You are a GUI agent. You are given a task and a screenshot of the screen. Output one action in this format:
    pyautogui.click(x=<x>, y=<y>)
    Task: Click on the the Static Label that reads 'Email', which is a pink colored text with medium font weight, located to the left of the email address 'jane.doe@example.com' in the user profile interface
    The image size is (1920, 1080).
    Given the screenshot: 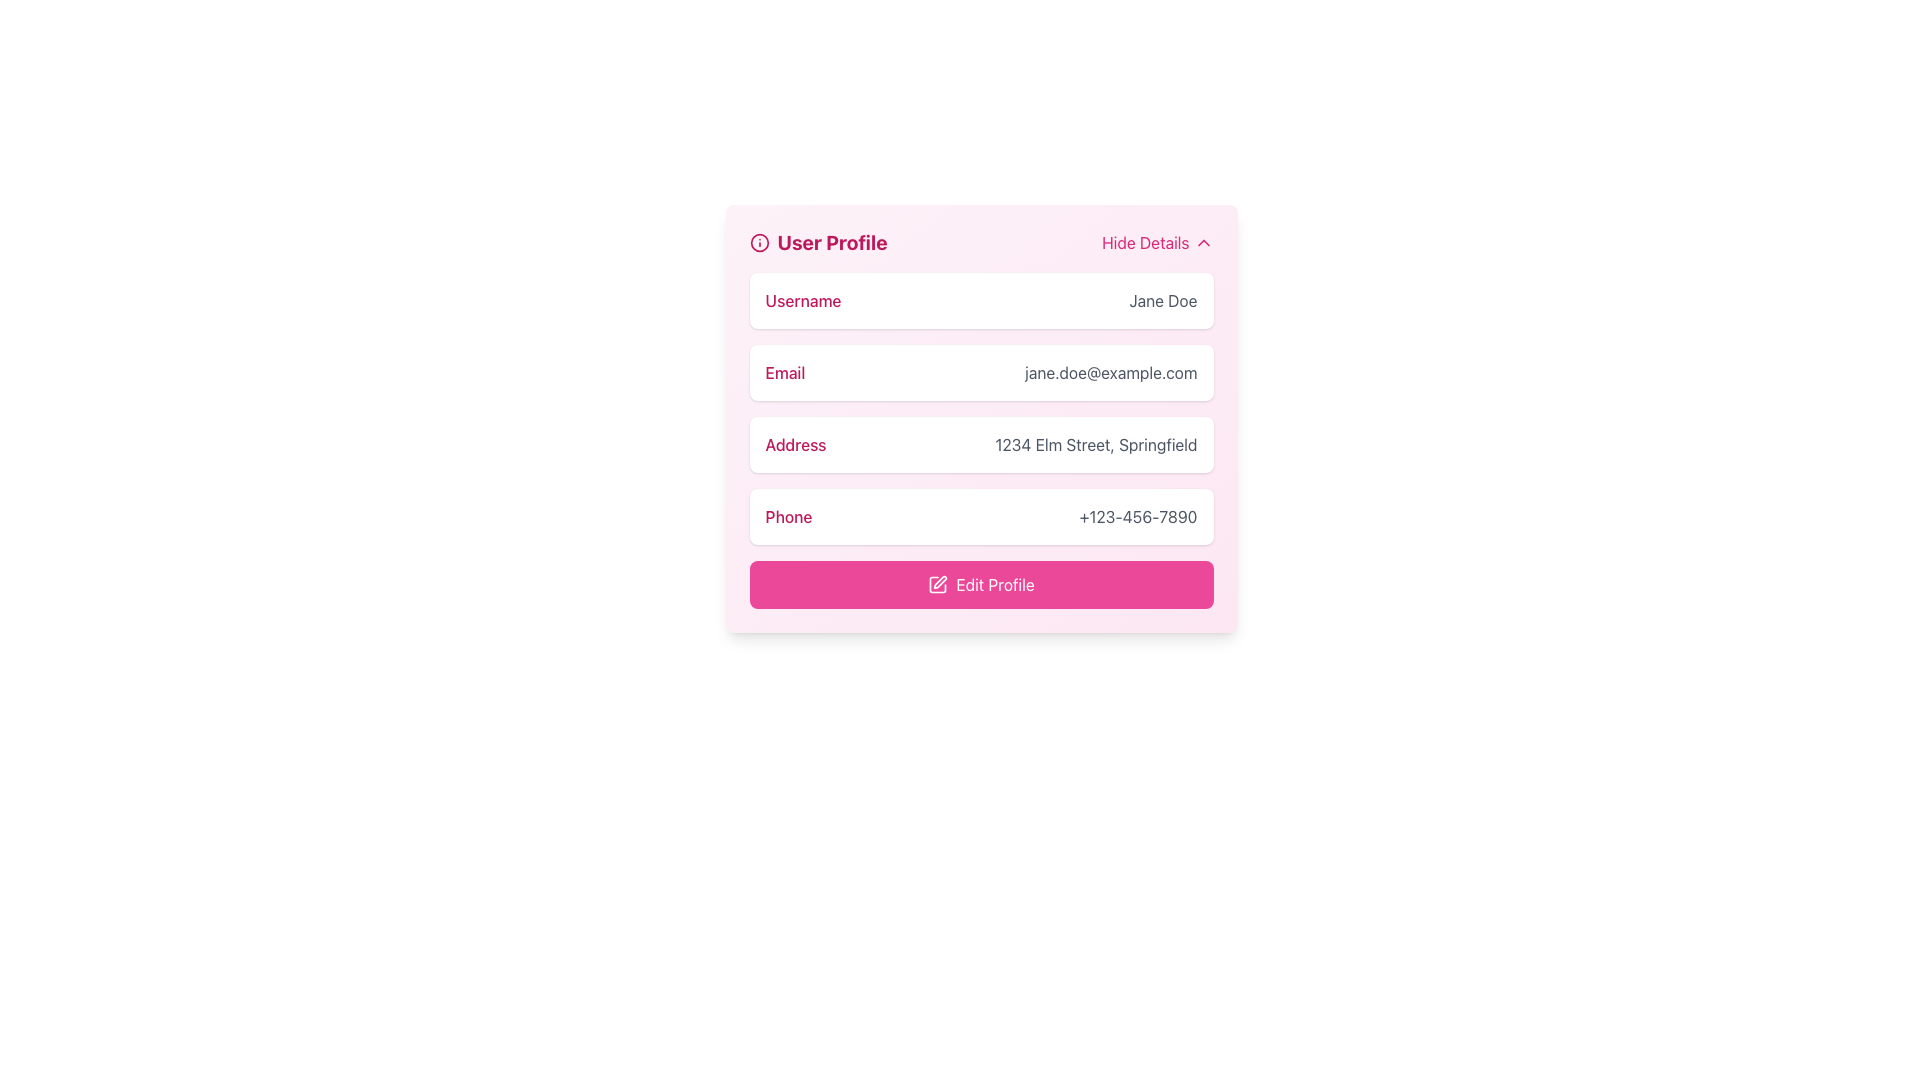 What is the action you would take?
    pyautogui.click(x=784, y=373)
    